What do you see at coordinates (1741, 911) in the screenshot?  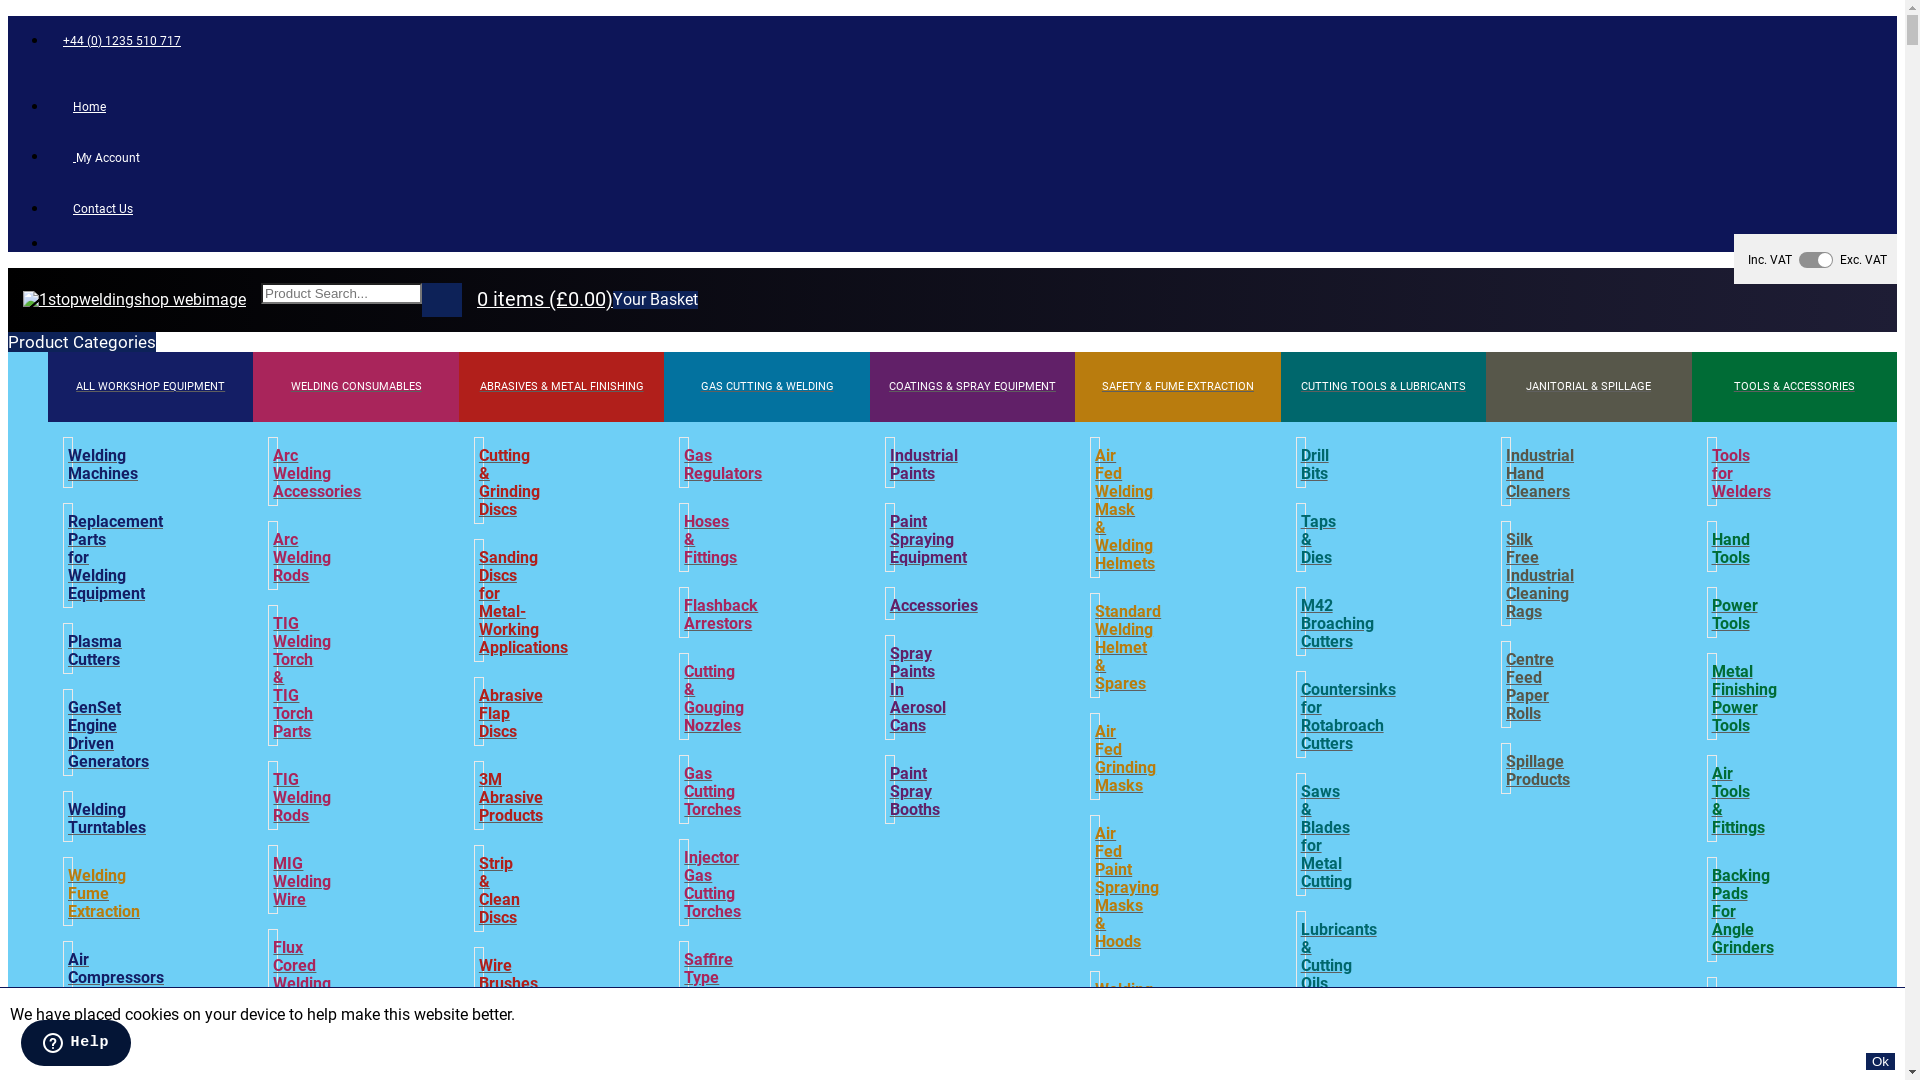 I see `'Backing Pads For Angle Grinders'` at bounding box center [1741, 911].